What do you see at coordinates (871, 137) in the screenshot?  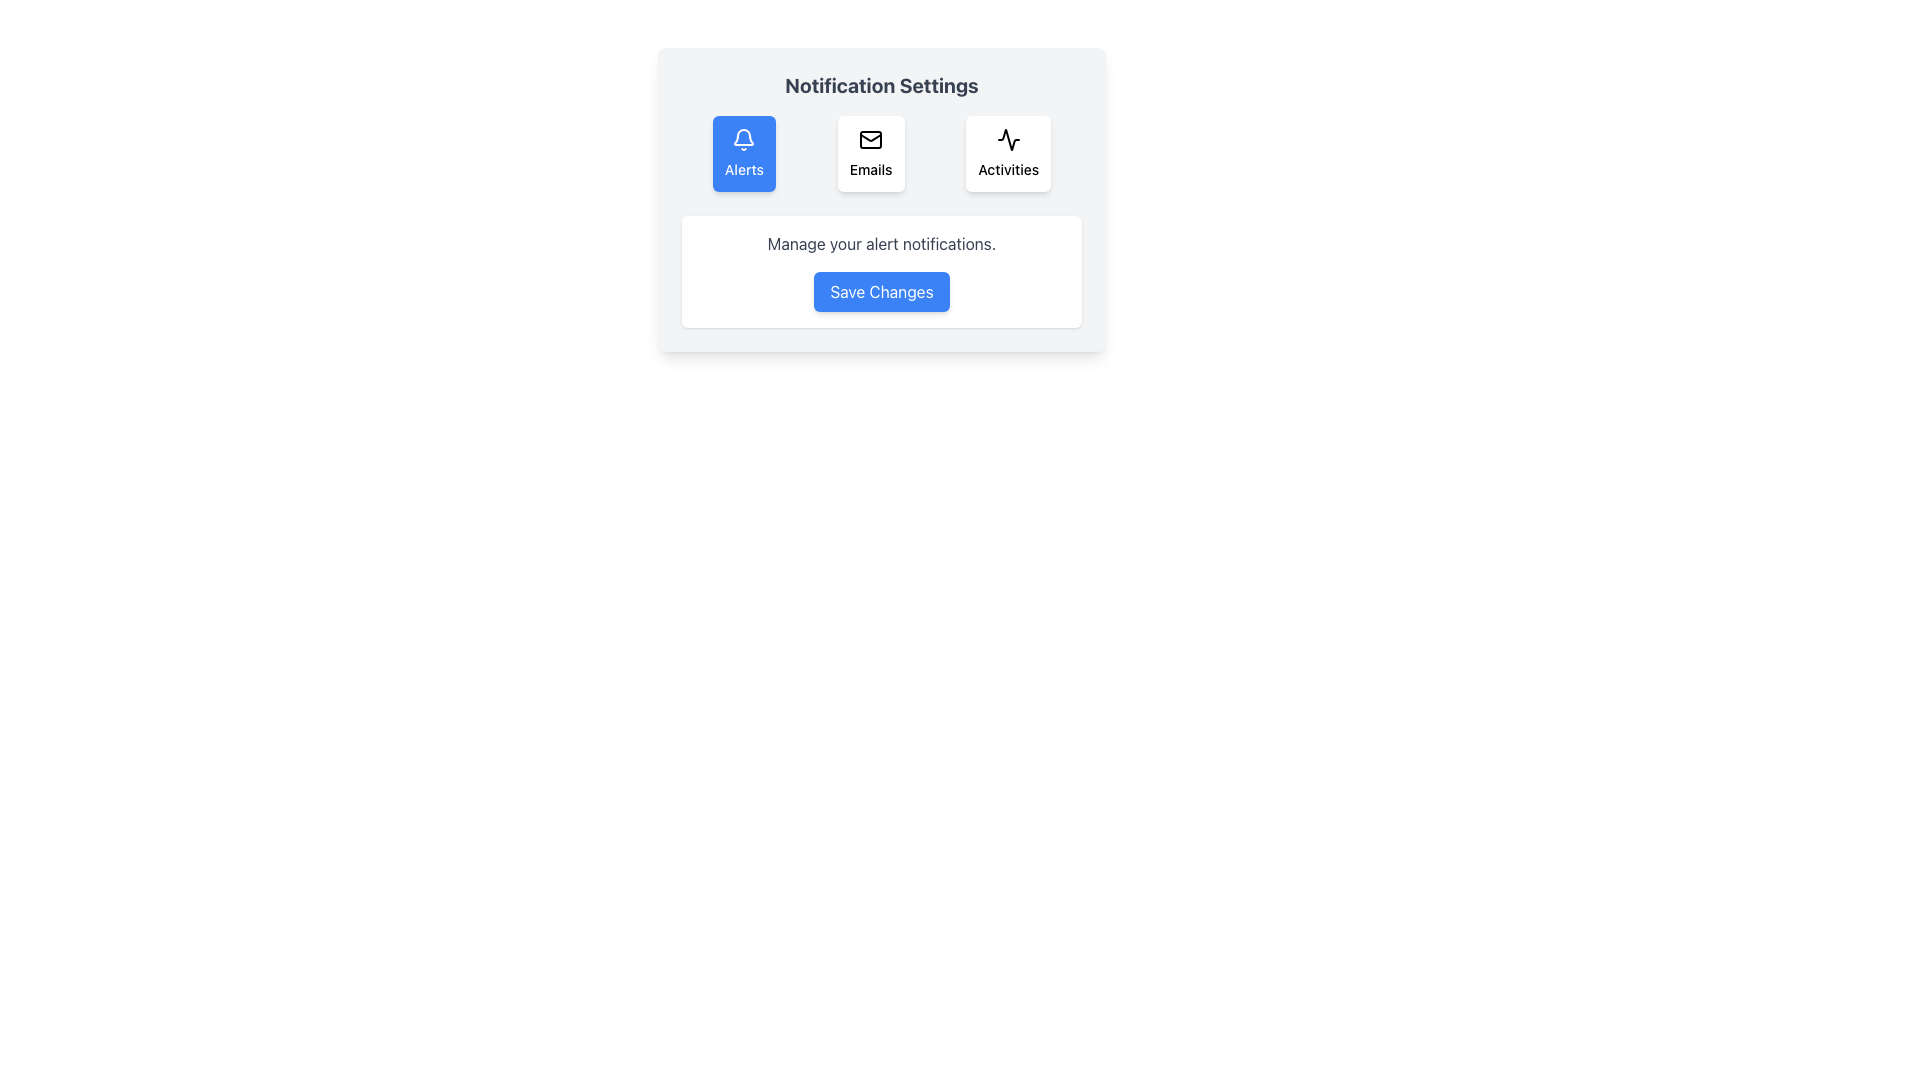 I see `the envelope graphic icon located in the 'Emails' section of the 'Notification Settings' dialog` at bounding box center [871, 137].